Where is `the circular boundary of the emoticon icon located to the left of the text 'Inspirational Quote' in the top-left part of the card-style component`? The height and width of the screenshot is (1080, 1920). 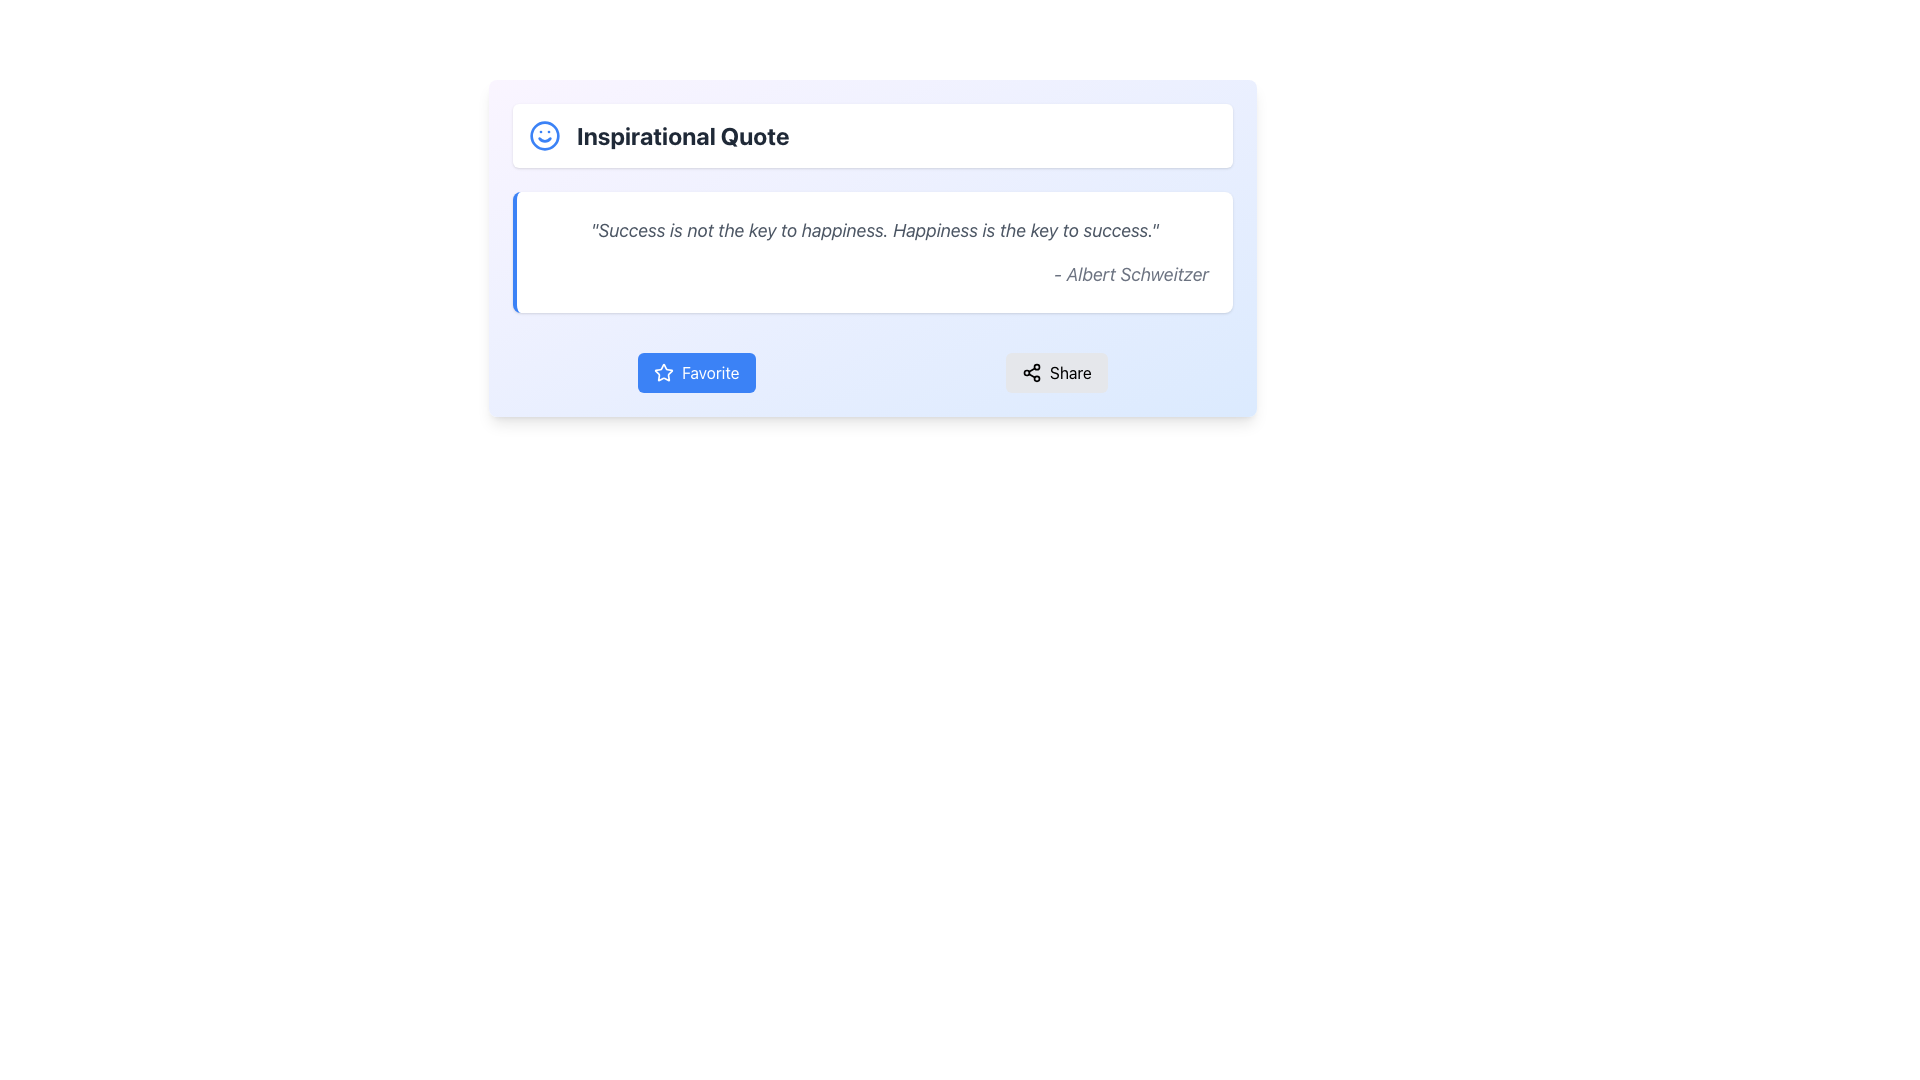 the circular boundary of the emoticon icon located to the left of the text 'Inspirational Quote' in the top-left part of the card-style component is located at coordinates (545, 135).